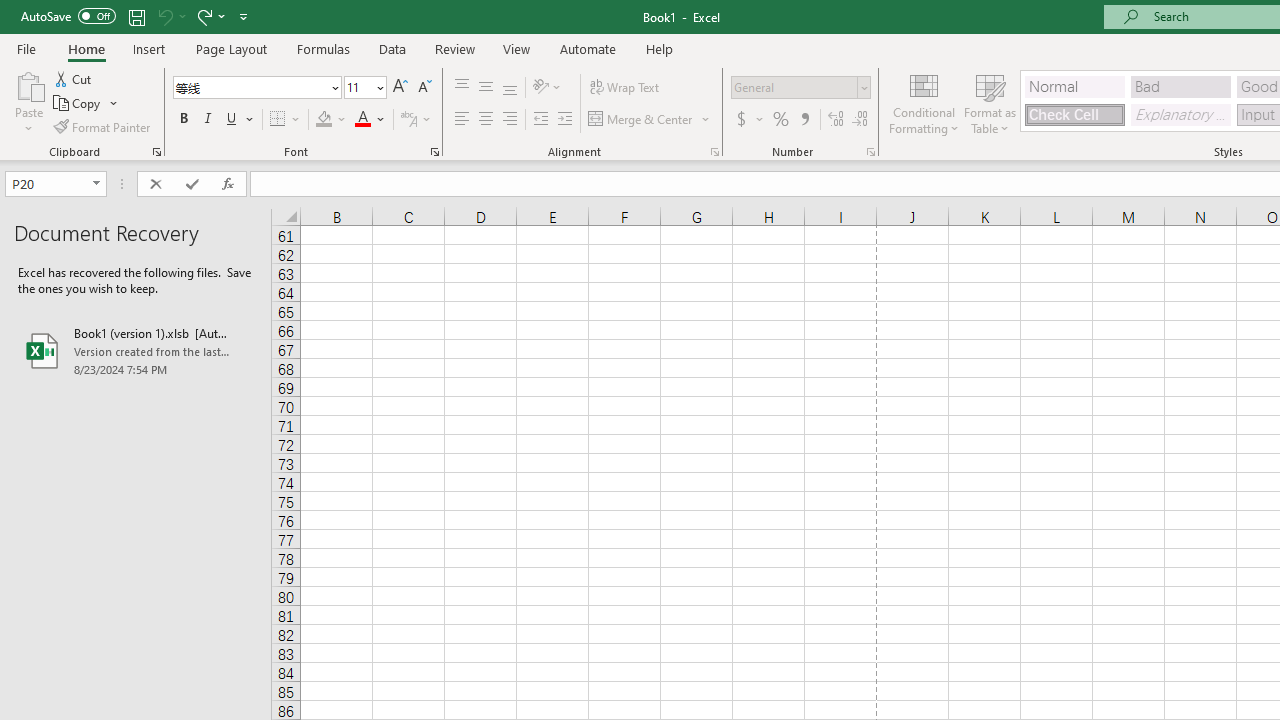 Image resolution: width=1280 pixels, height=720 pixels. What do you see at coordinates (714, 150) in the screenshot?
I see `'Format Cell Alignment'` at bounding box center [714, 150].